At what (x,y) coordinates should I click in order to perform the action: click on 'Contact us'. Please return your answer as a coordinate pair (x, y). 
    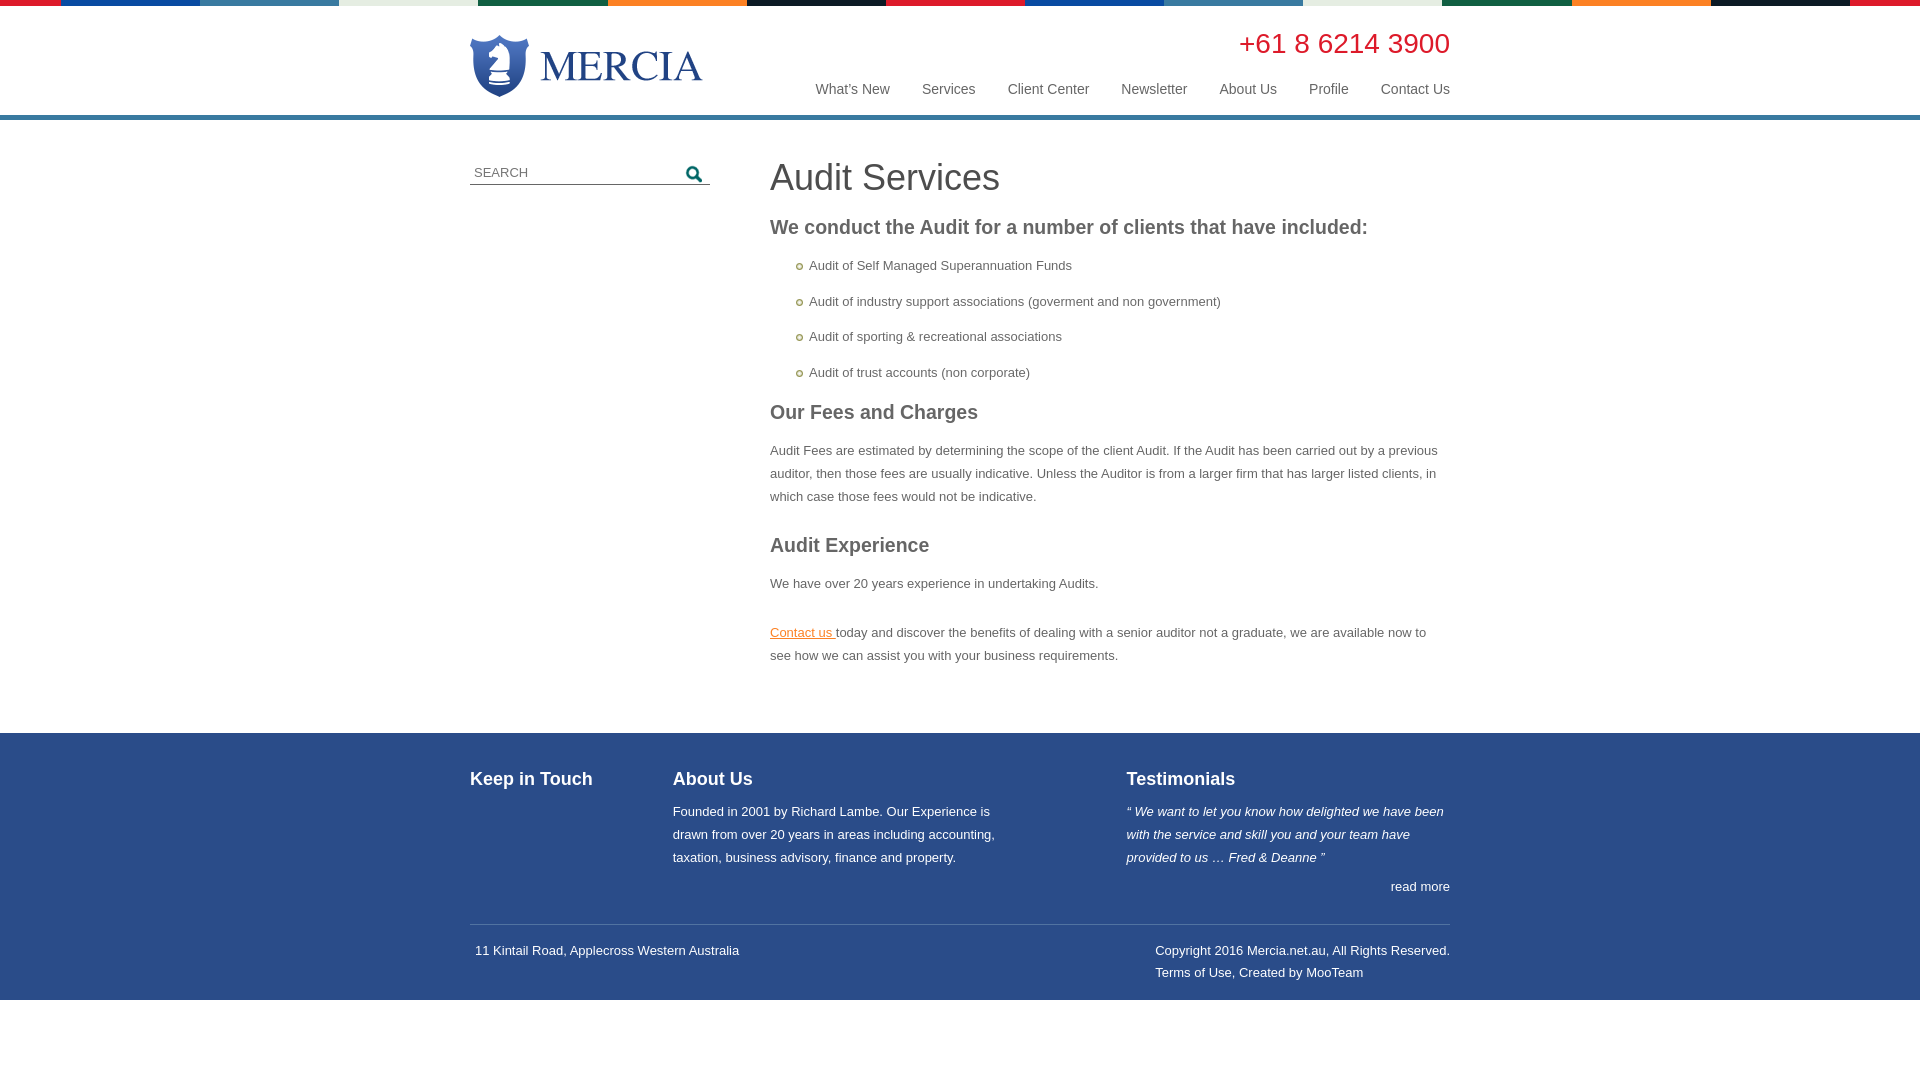
    Looking at the image, I should click on (802, 632).